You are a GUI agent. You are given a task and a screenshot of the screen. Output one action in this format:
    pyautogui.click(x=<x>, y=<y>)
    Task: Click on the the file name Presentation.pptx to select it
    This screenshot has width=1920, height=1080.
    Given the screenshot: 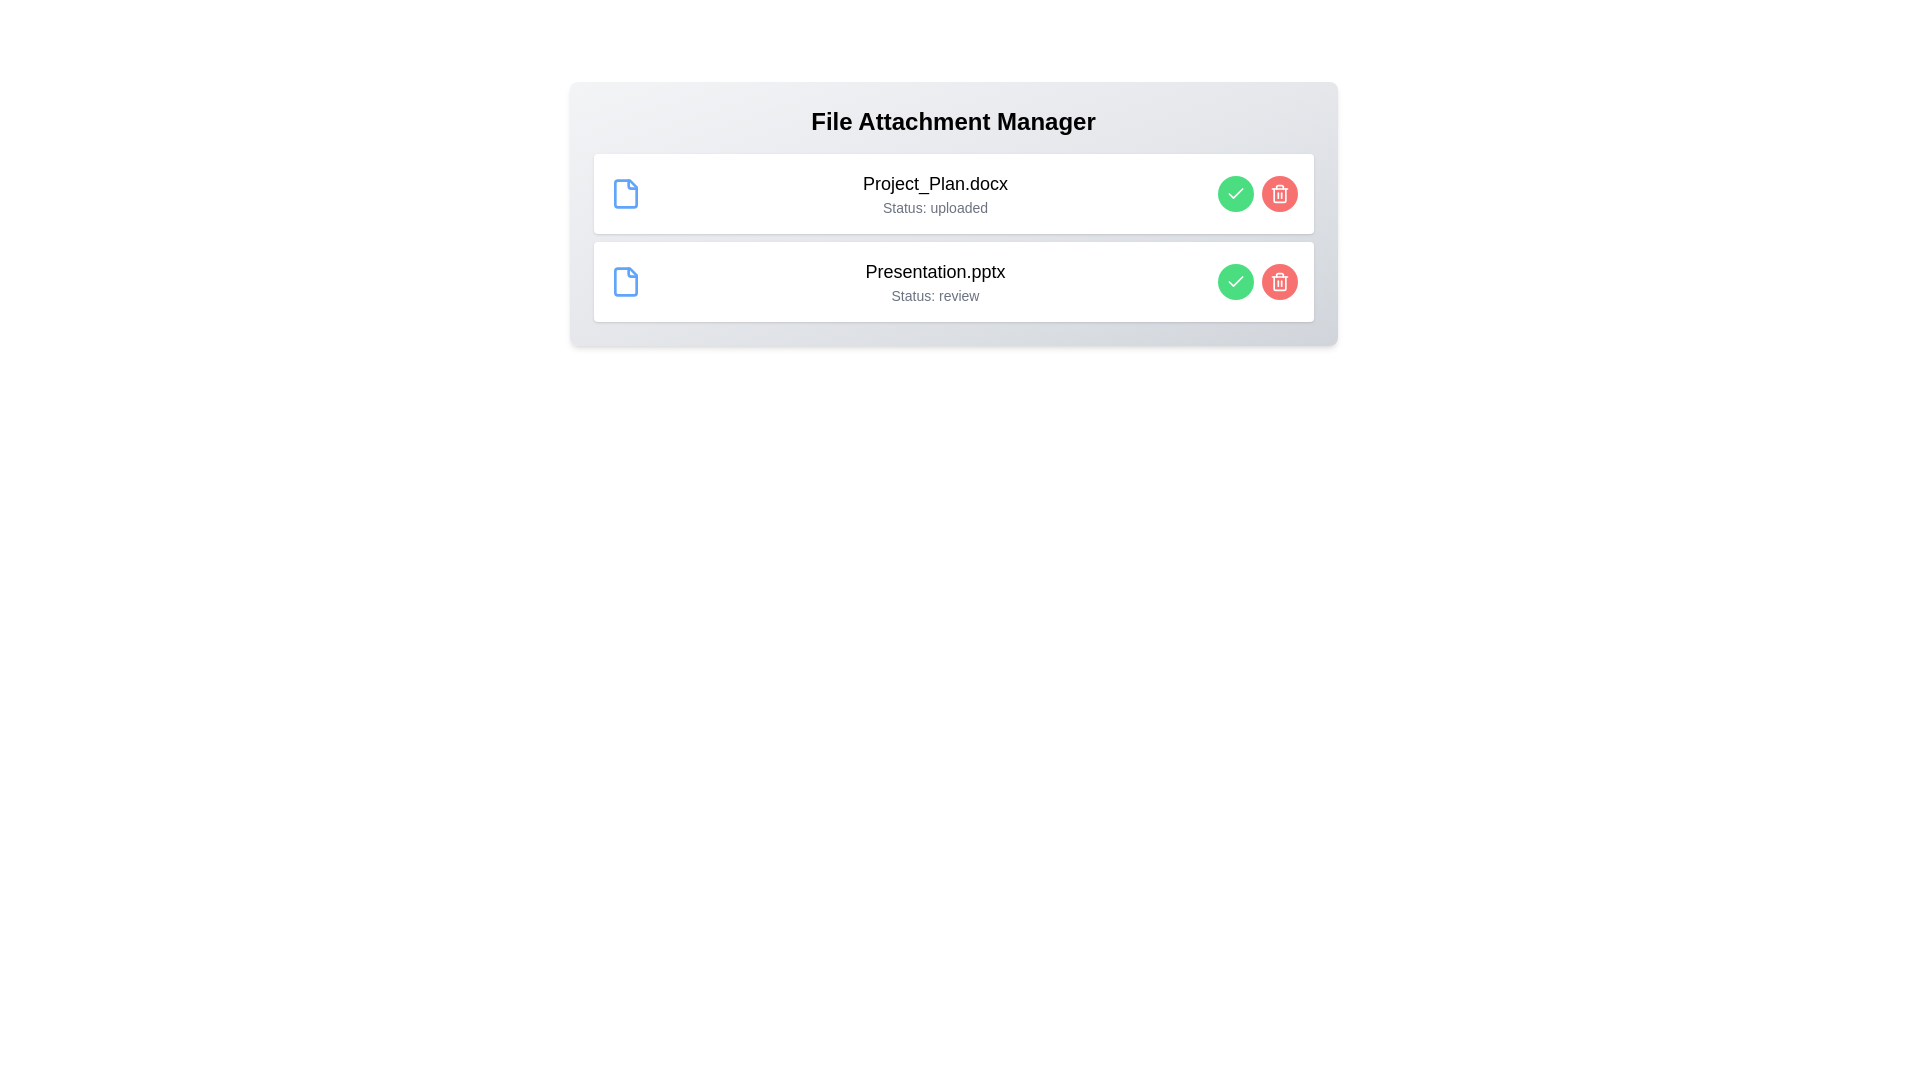 What is the action you would take?
    pyautogui.click(x=934, y=272)
    